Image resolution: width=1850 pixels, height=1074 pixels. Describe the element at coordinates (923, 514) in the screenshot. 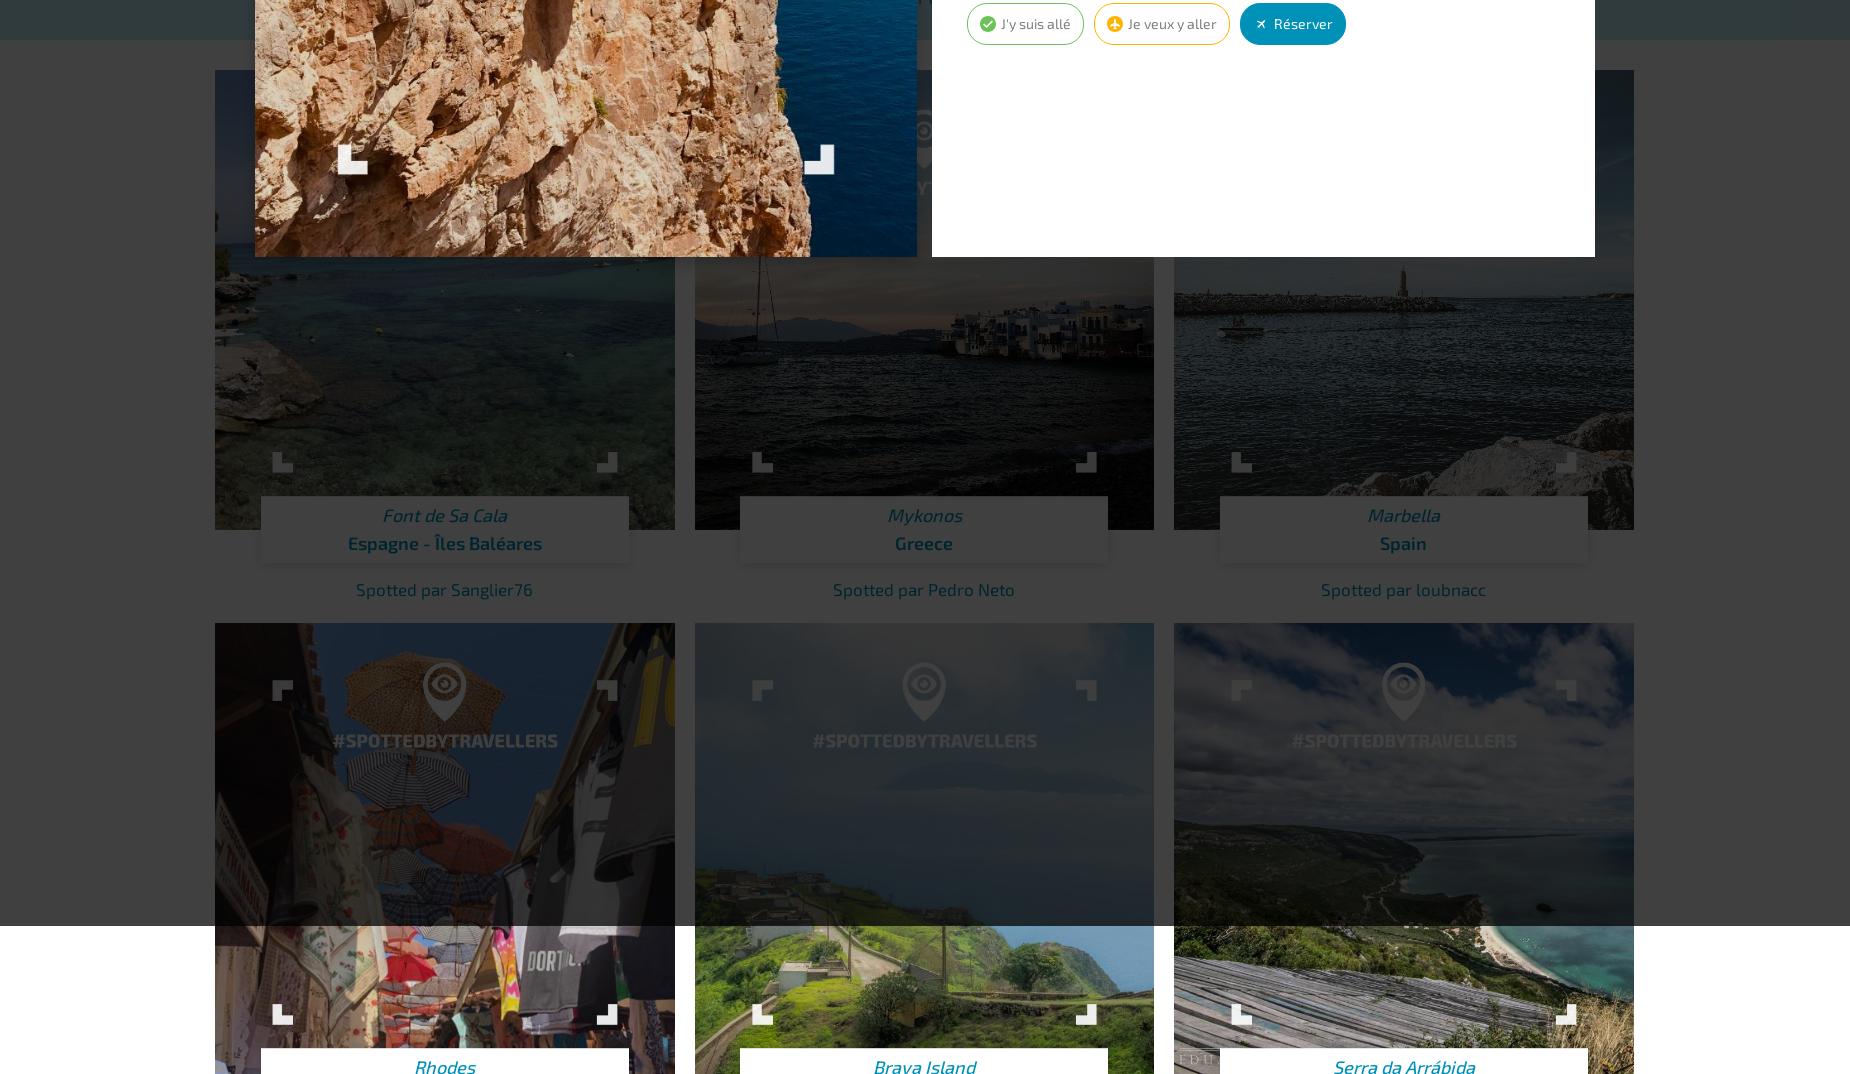

I see `'Mykonos'` at that location.